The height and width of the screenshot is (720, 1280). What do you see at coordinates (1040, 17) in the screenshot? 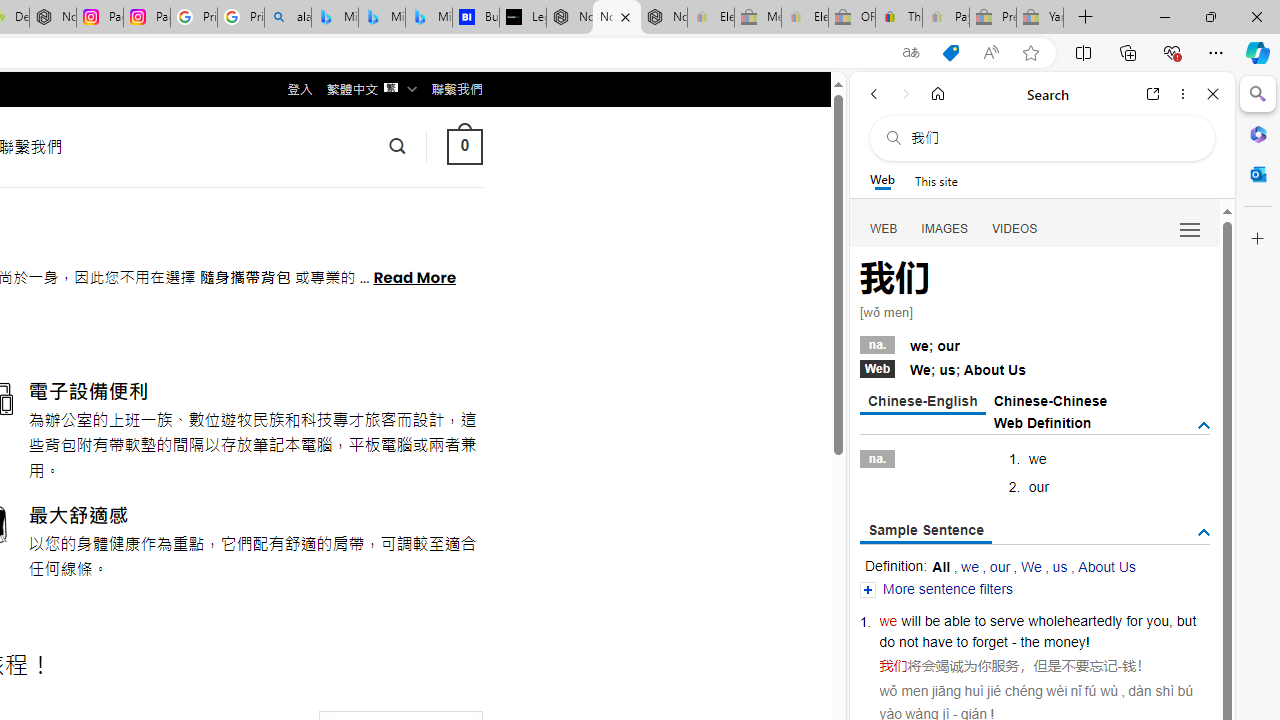
I see `'Yard, Garden & Outdoor Living - Sleeping'` at bounding box center [1040, 17].